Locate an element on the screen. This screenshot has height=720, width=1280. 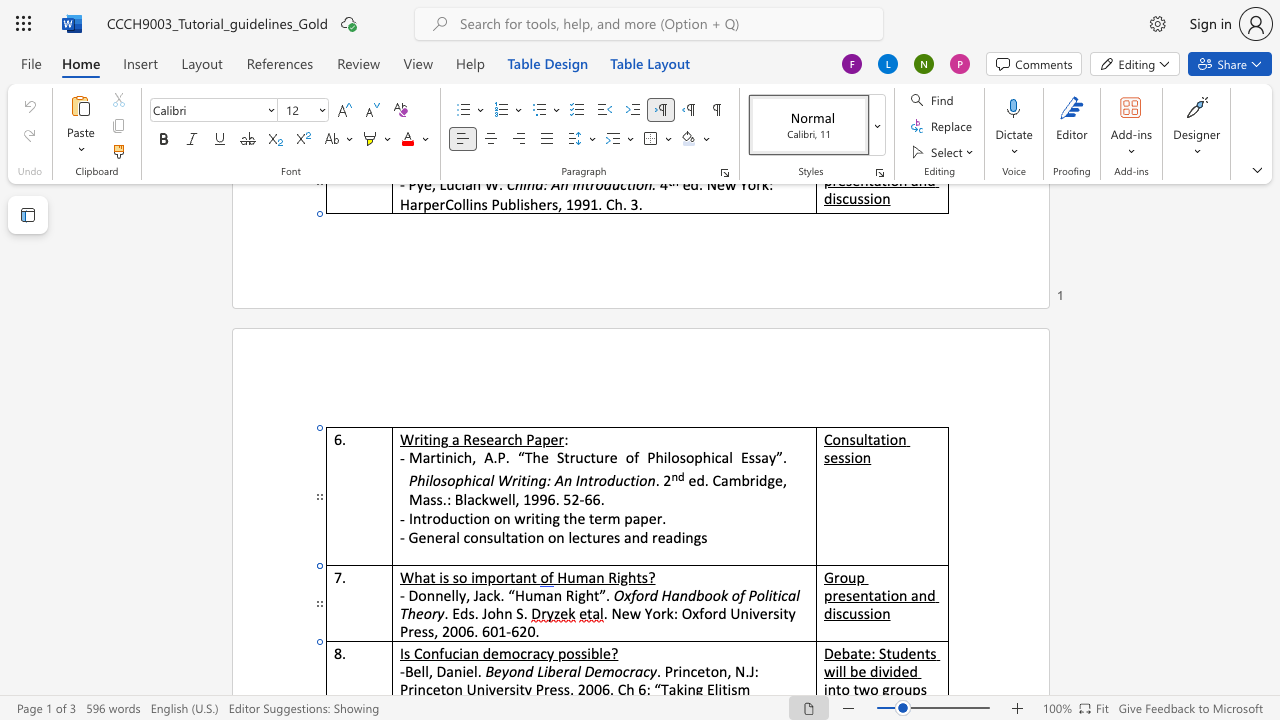
the space between the continuous character "E" and "d" in the text is located at coordinates (459, 612).